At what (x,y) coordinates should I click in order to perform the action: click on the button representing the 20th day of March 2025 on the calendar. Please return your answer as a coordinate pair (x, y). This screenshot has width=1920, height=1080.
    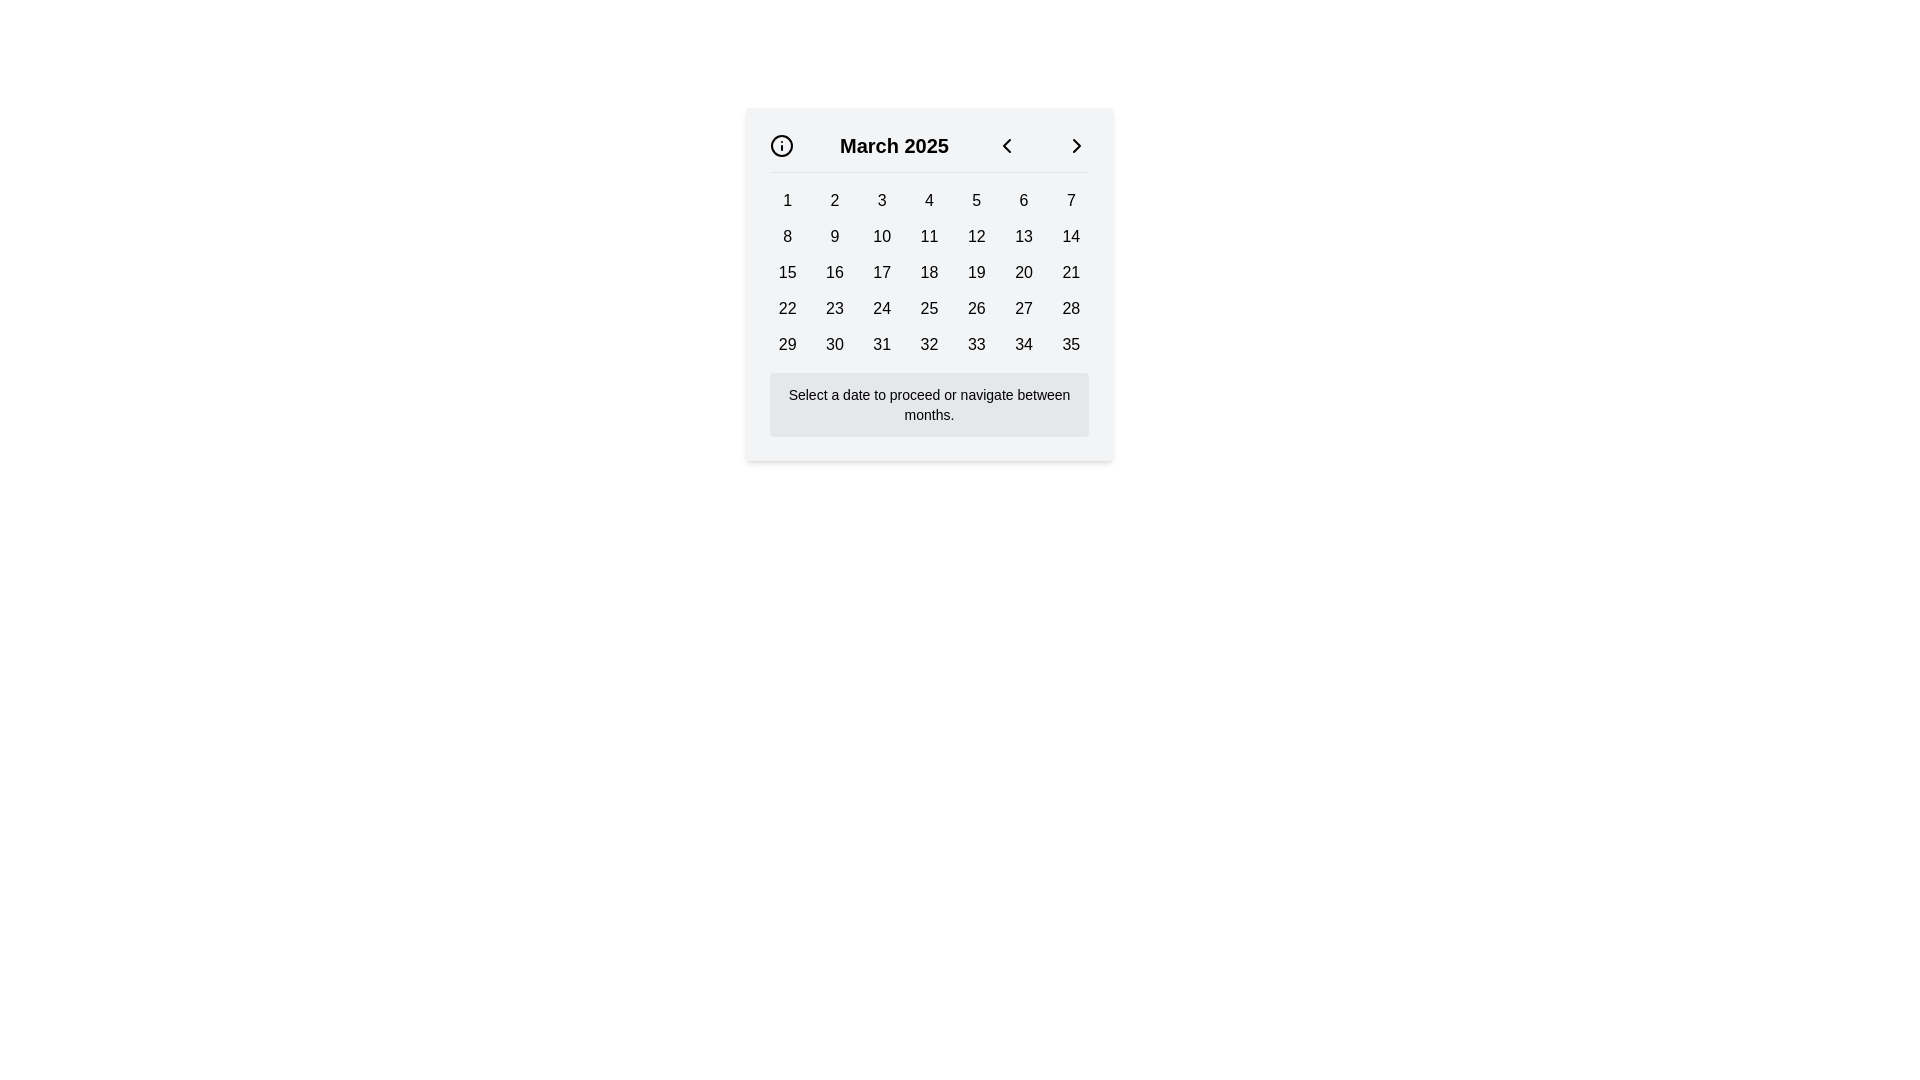
    Looking at the image, I should click on (1024, 273).